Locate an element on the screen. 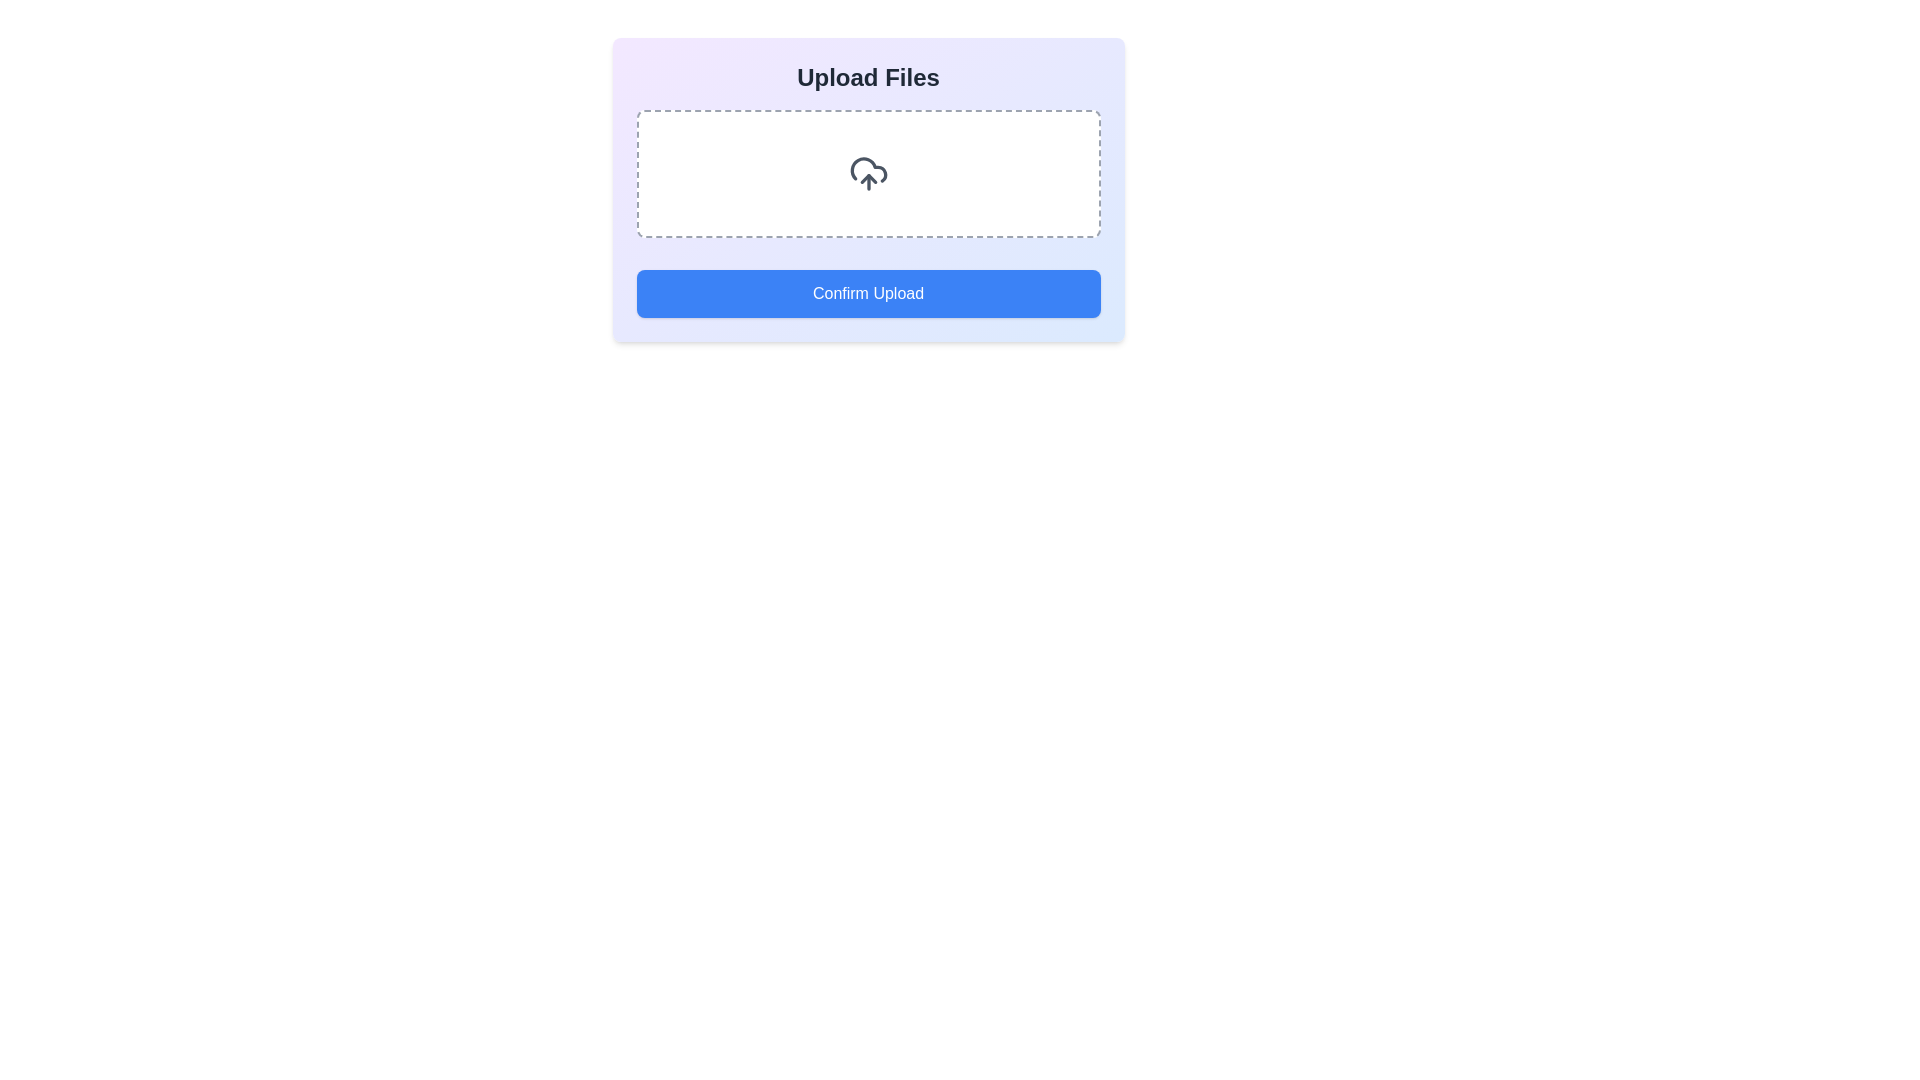 This screenshot has height=1080, width=1920. the Upload area (drag-and-drop zone) located centrally below the 'Upload Files' title and above the 'Confirm Upload' button to indicate it is interactive is located at coordinates (868, 172).